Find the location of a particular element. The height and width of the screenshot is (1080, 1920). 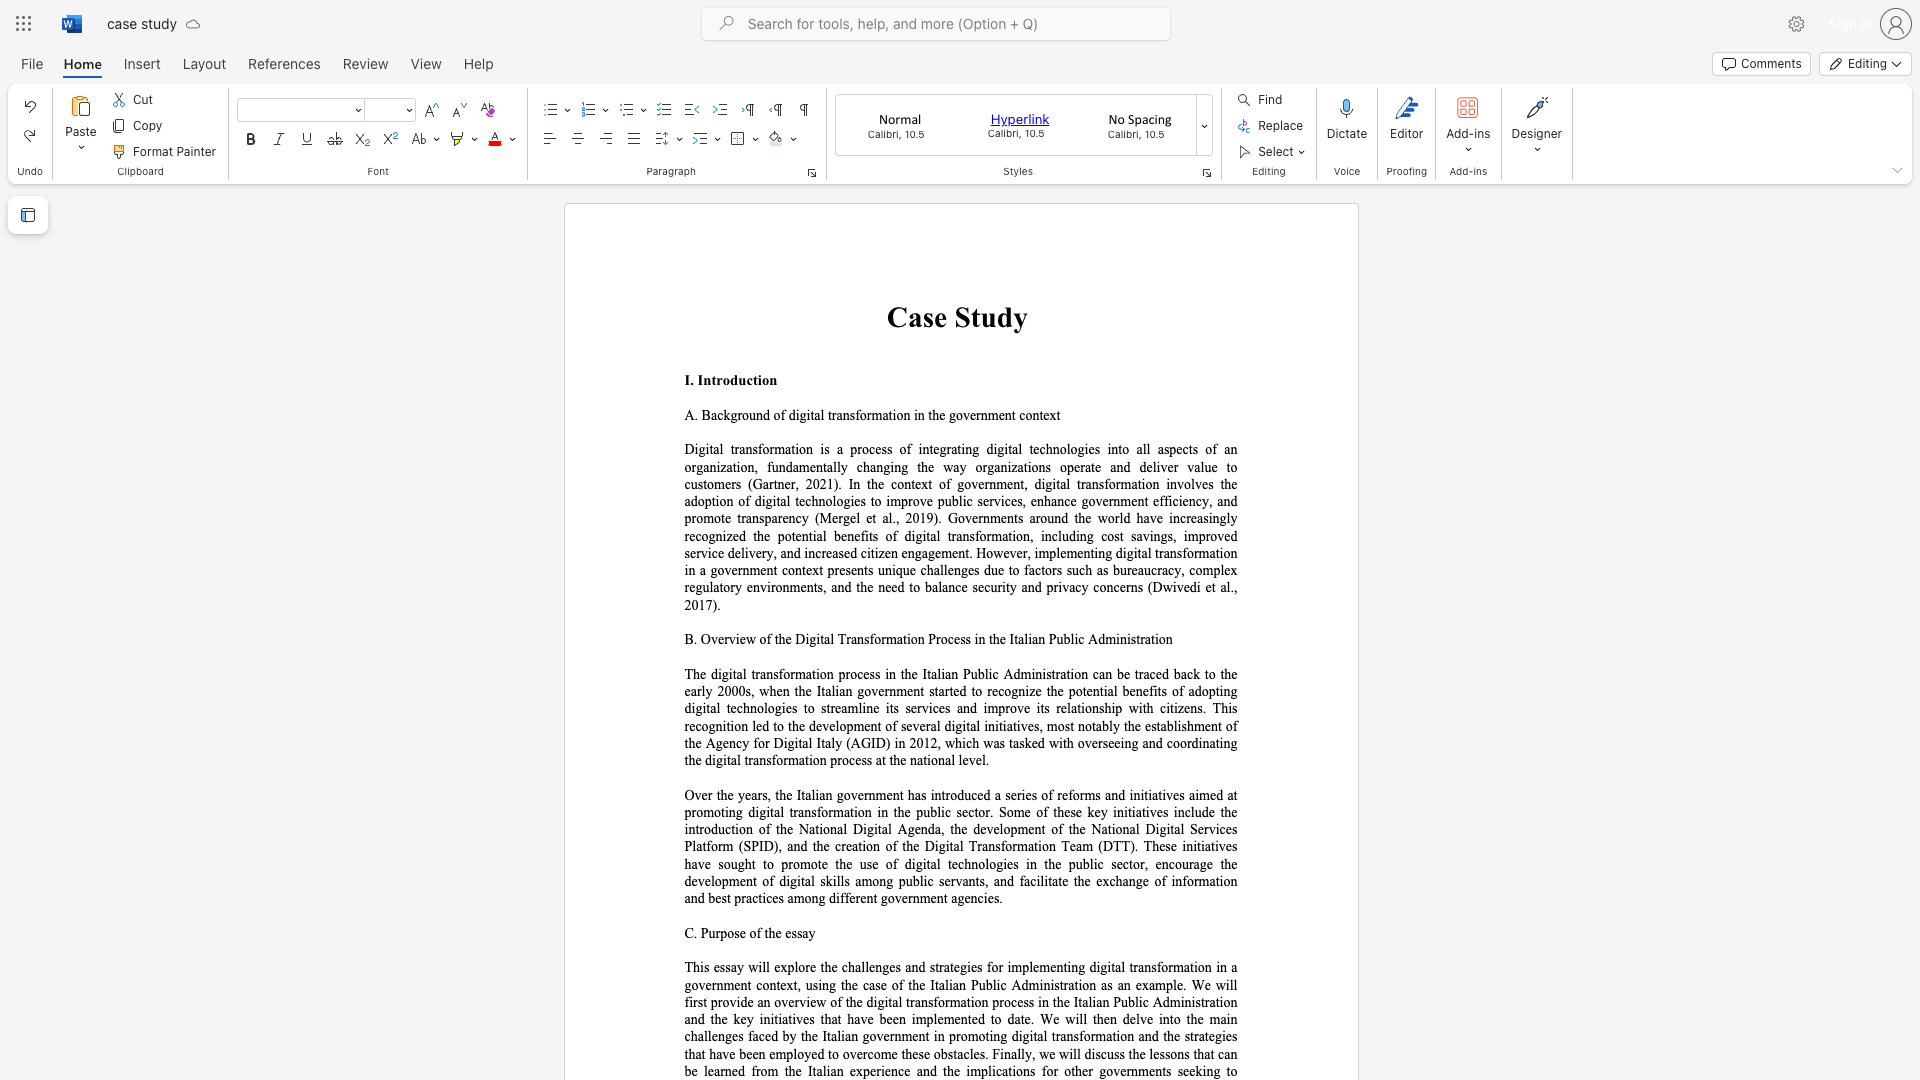

the subset text "es of reforms and initiatives aimed at promoting digital transformation in the public sector. Some of these key initiatives include the introduction of the National Digital Agenda, the development of the National Digital Services Platform (SPID), and the creation of the Digital Transformation Team (D" within the text "Over the years, the Italian government has introduced a series of reforms and initiatives aimed at promoting digital transformation in the public sector. Some of these key initiatives include the introduction of the National Digital Agenda, the development of the National Digital Services Platform (SPID), and the creation of the Digital Transformation Team (DTT). These initiatives have sought to promote the use of digital technologies in the public sector, encourage the development of digital skills among p" is located at coordinates (1025, 794).